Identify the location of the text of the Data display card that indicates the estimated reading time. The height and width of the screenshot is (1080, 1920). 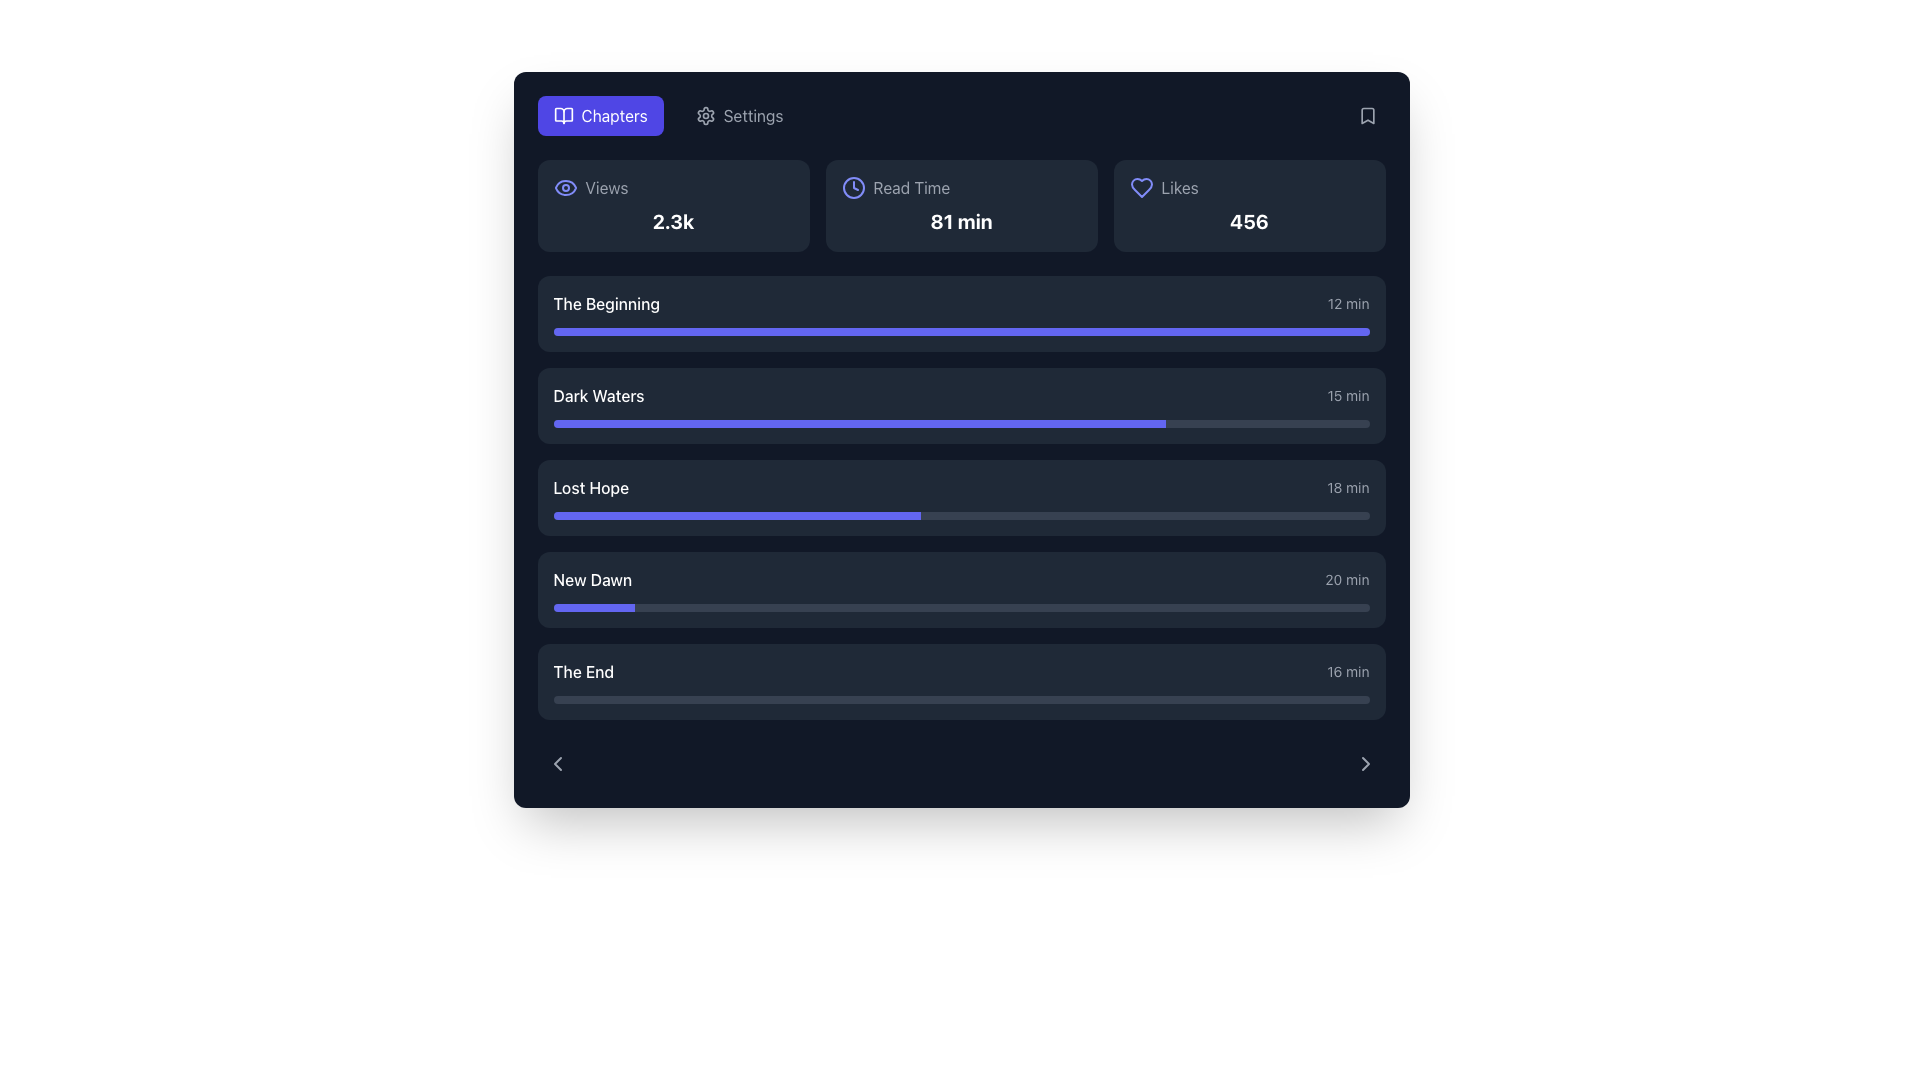
(961, 205).